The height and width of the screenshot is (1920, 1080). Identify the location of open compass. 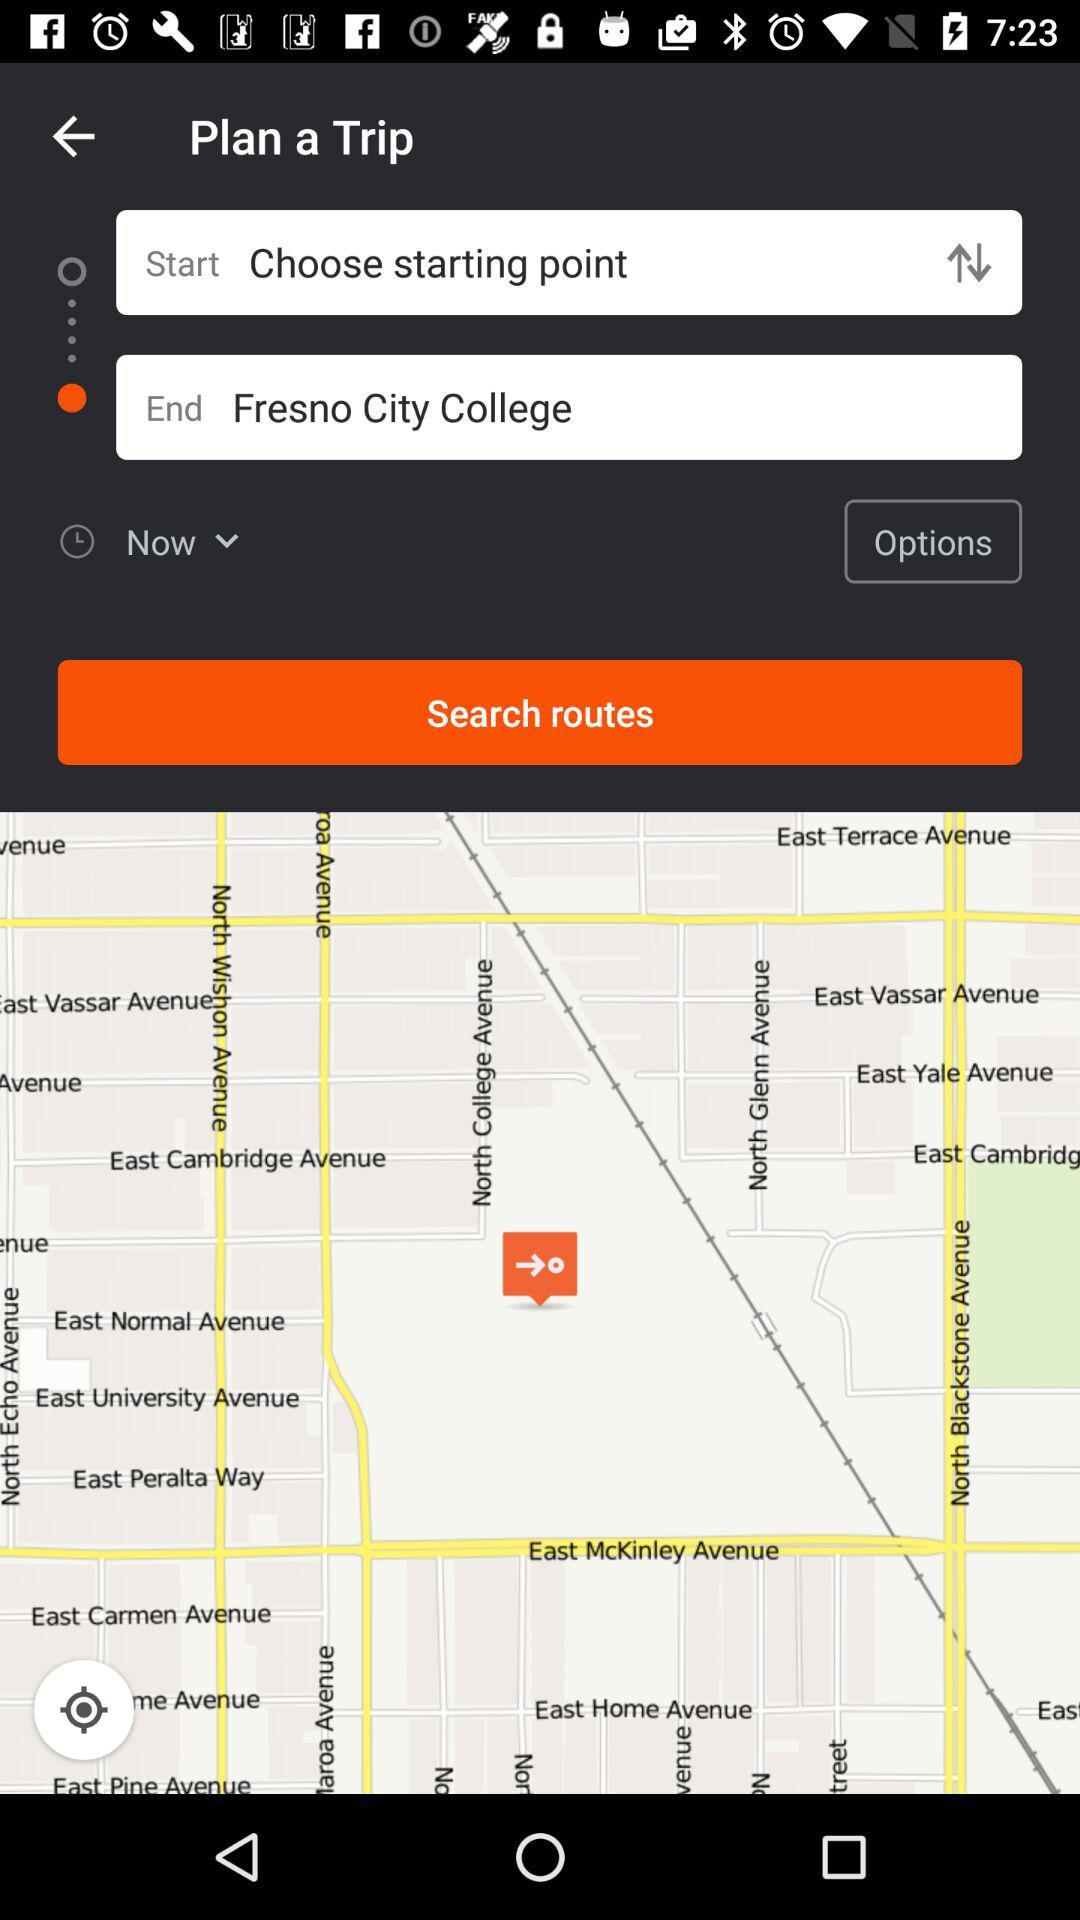
(83, 1708).